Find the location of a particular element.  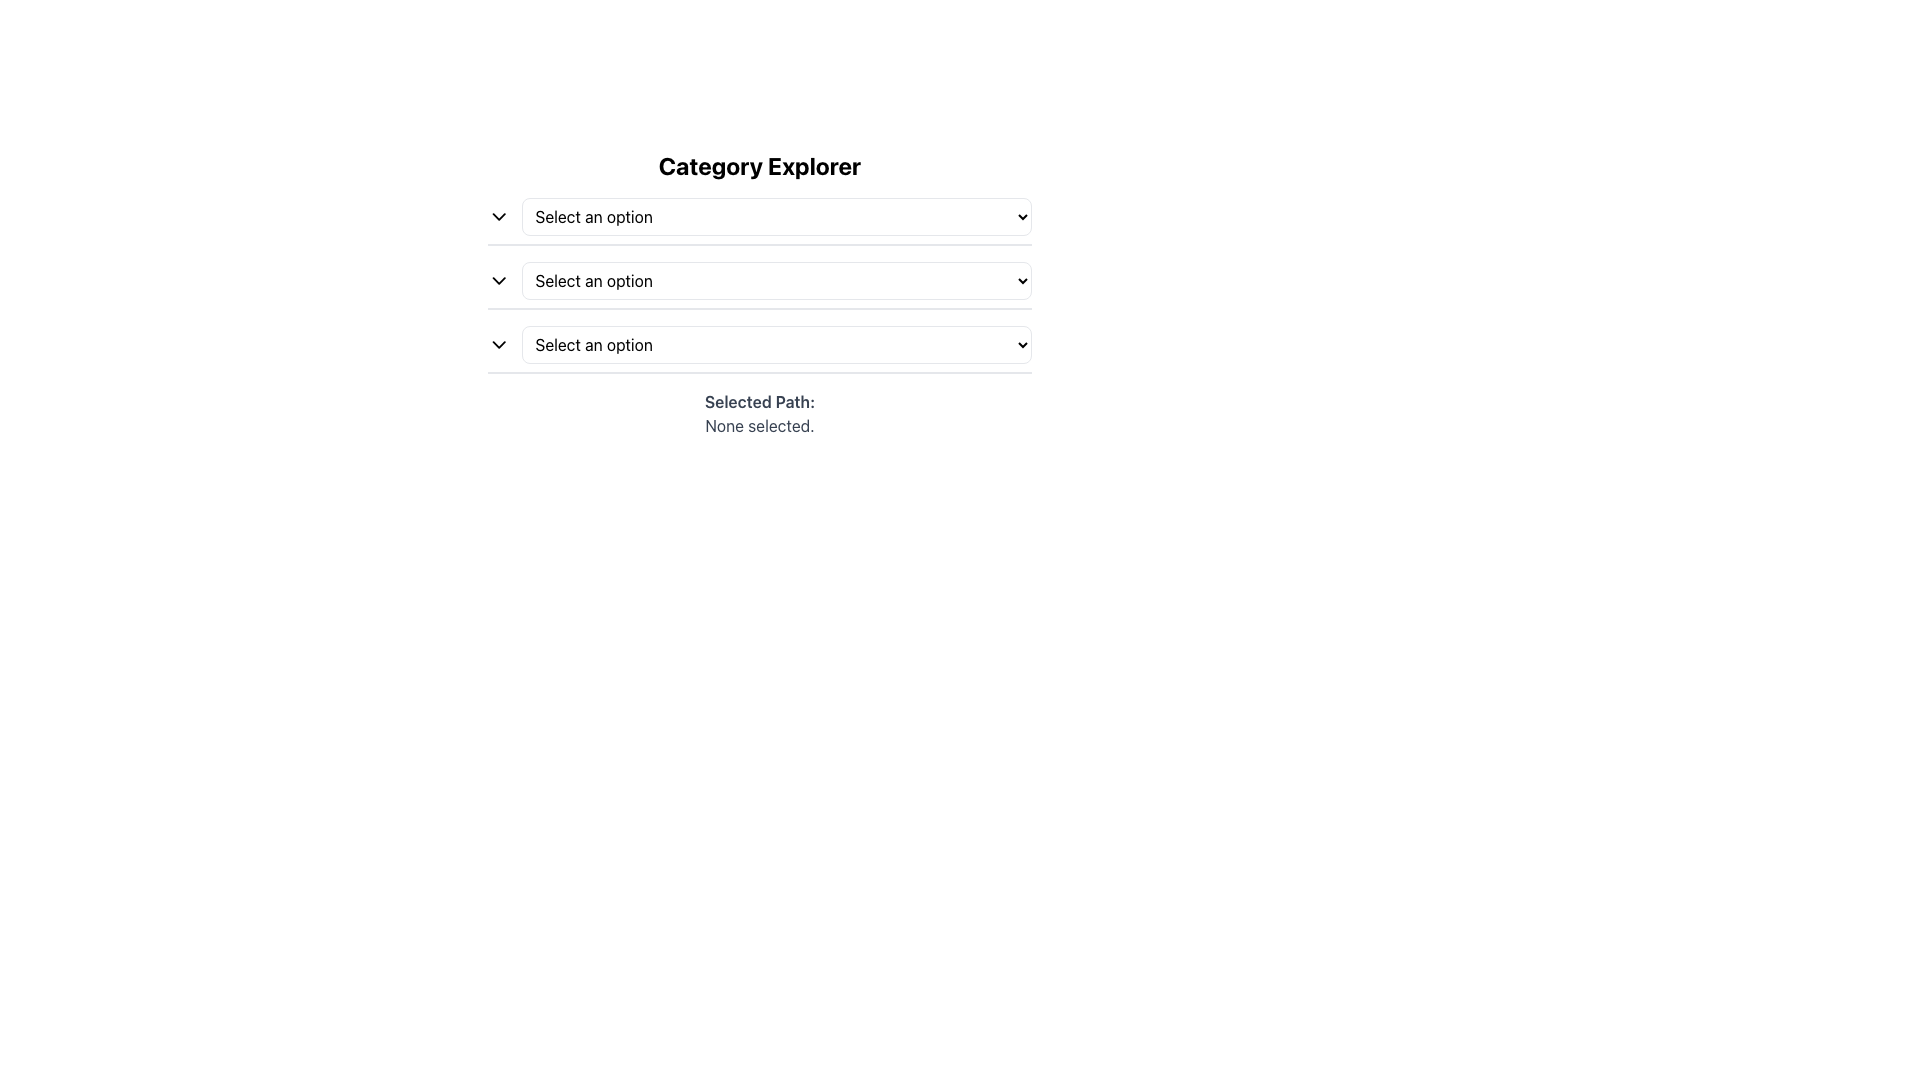

the downward pointing triangle-shaped arrow icon is located at coordinates (499, 216).